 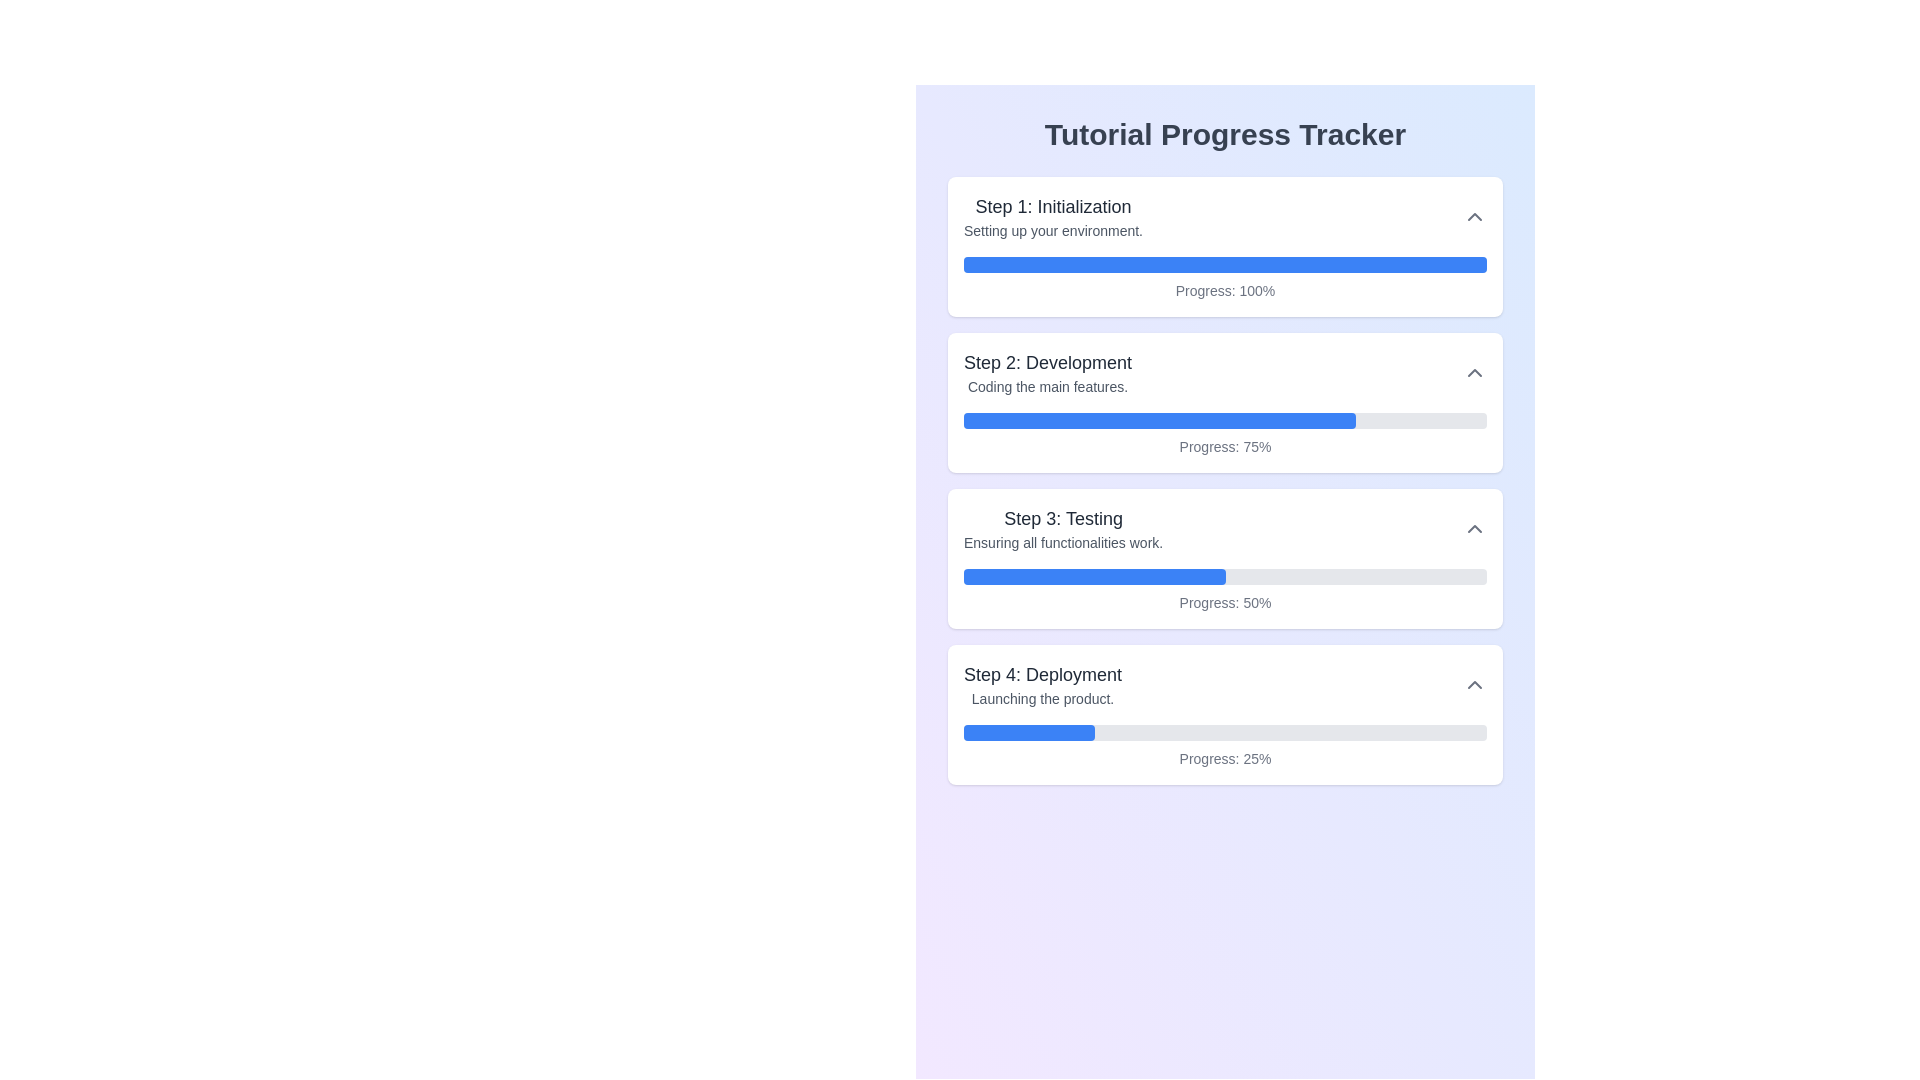 I want to click on the upward-pointing chevron icon button in the top-right corner of the 'Step 4: Deployment' section, so click(x=1474, y=684).